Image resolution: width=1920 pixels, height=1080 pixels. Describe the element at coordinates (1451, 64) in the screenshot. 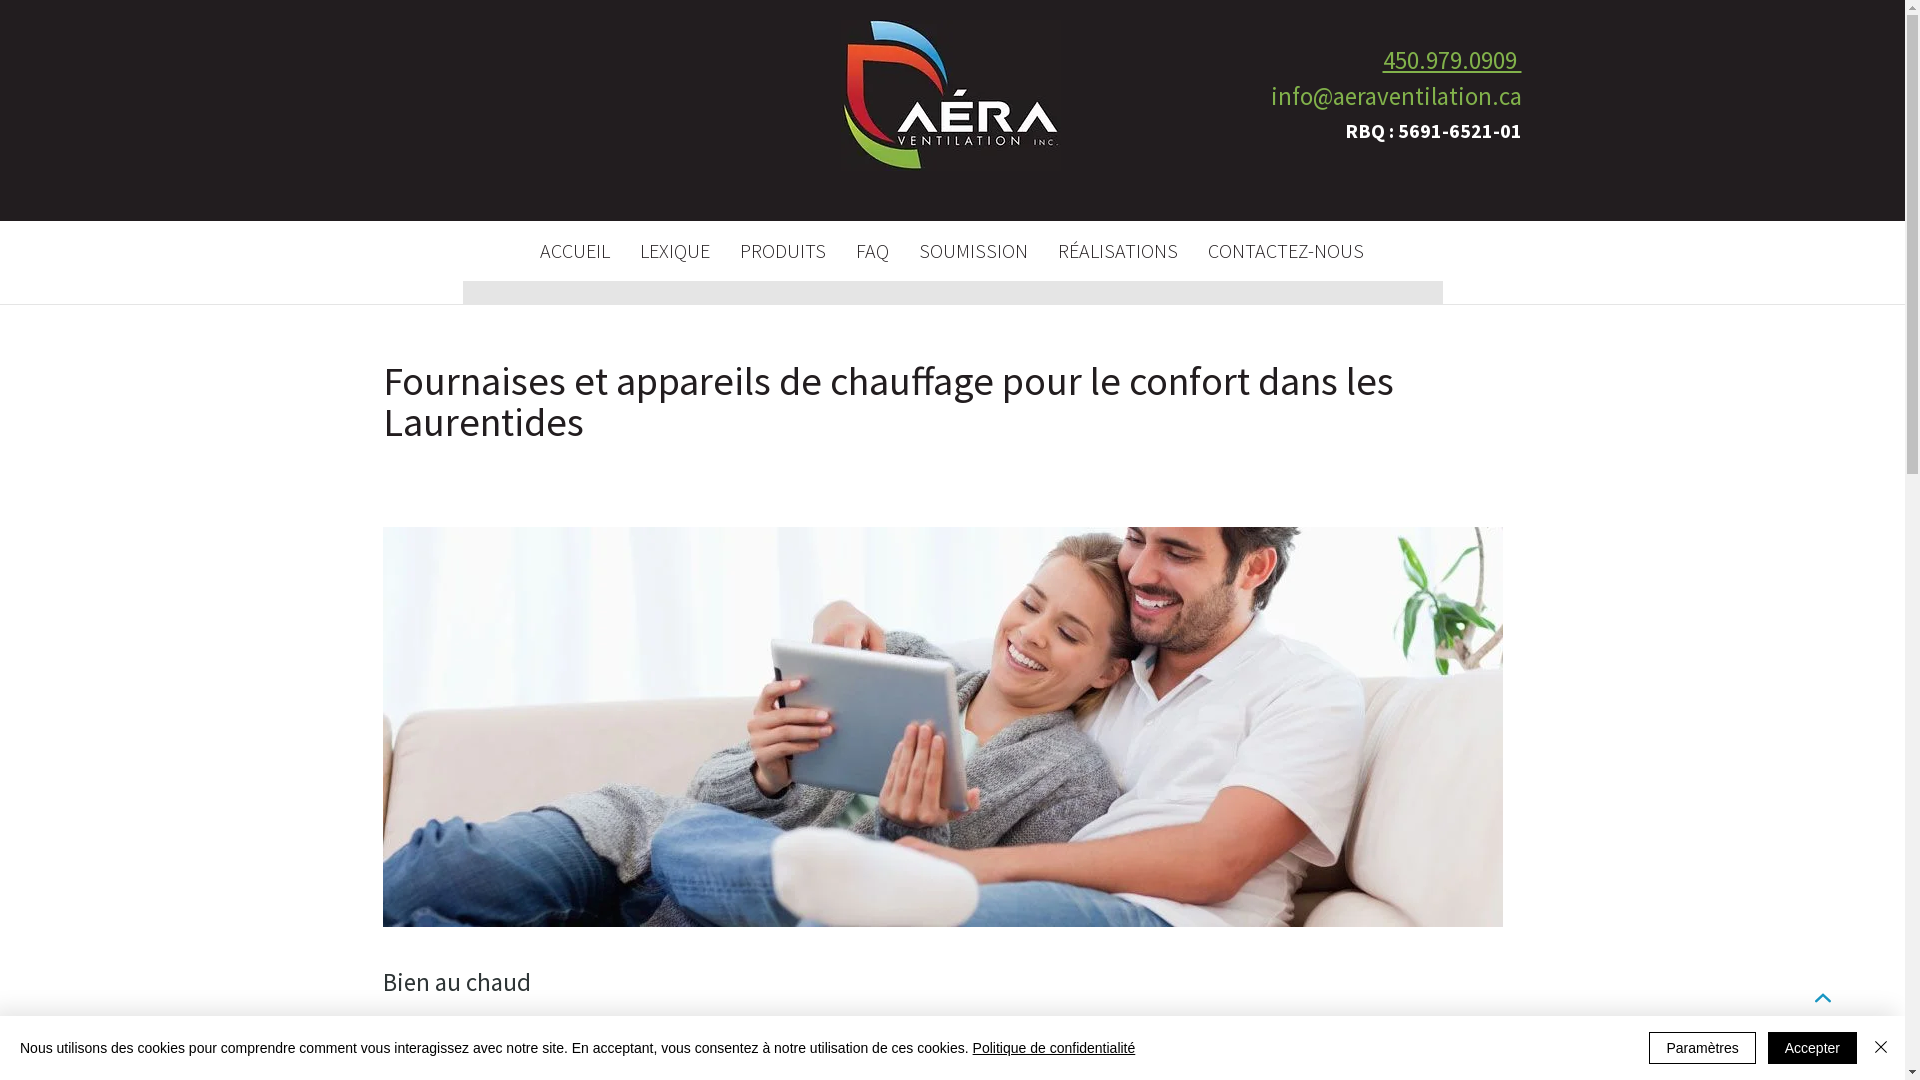

I see `'450.979.0909 '` at that location.